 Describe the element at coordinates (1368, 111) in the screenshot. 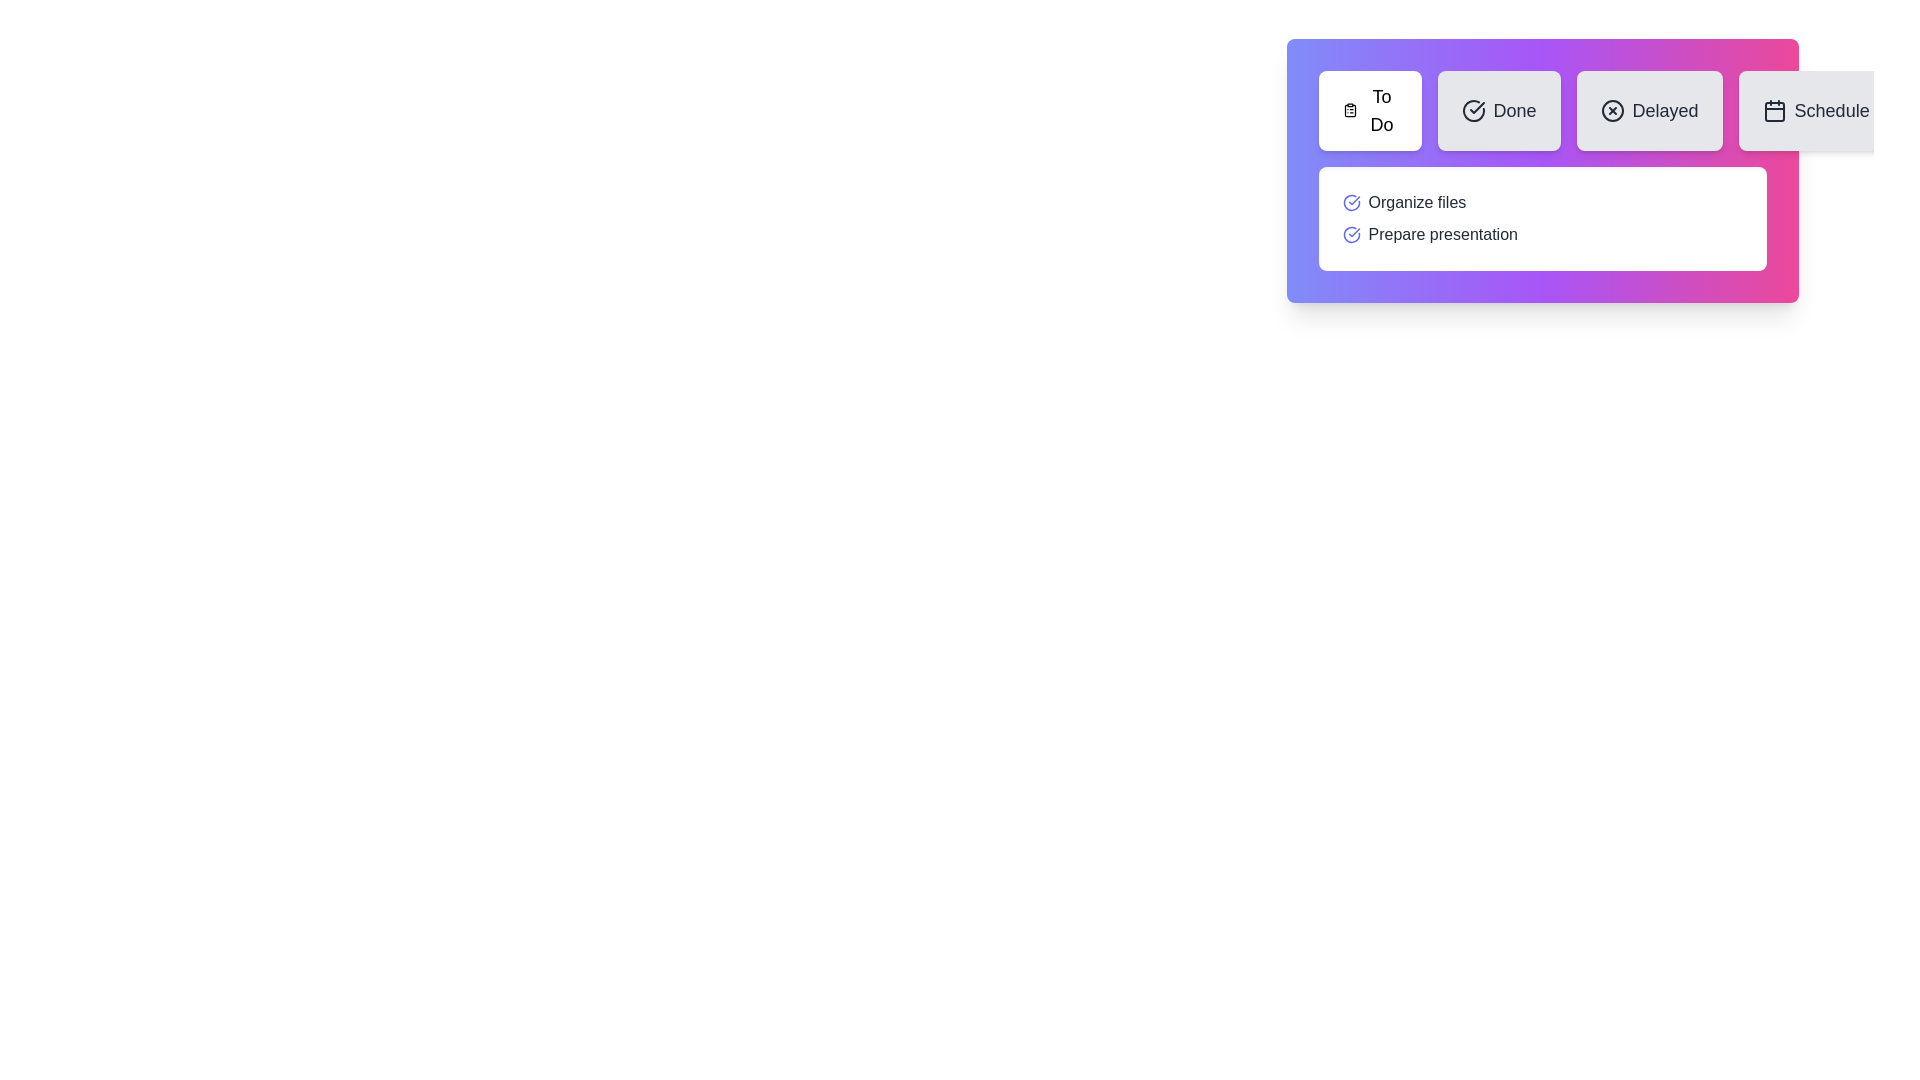

I see `the To Do tab by clicking its respective button` at that location.